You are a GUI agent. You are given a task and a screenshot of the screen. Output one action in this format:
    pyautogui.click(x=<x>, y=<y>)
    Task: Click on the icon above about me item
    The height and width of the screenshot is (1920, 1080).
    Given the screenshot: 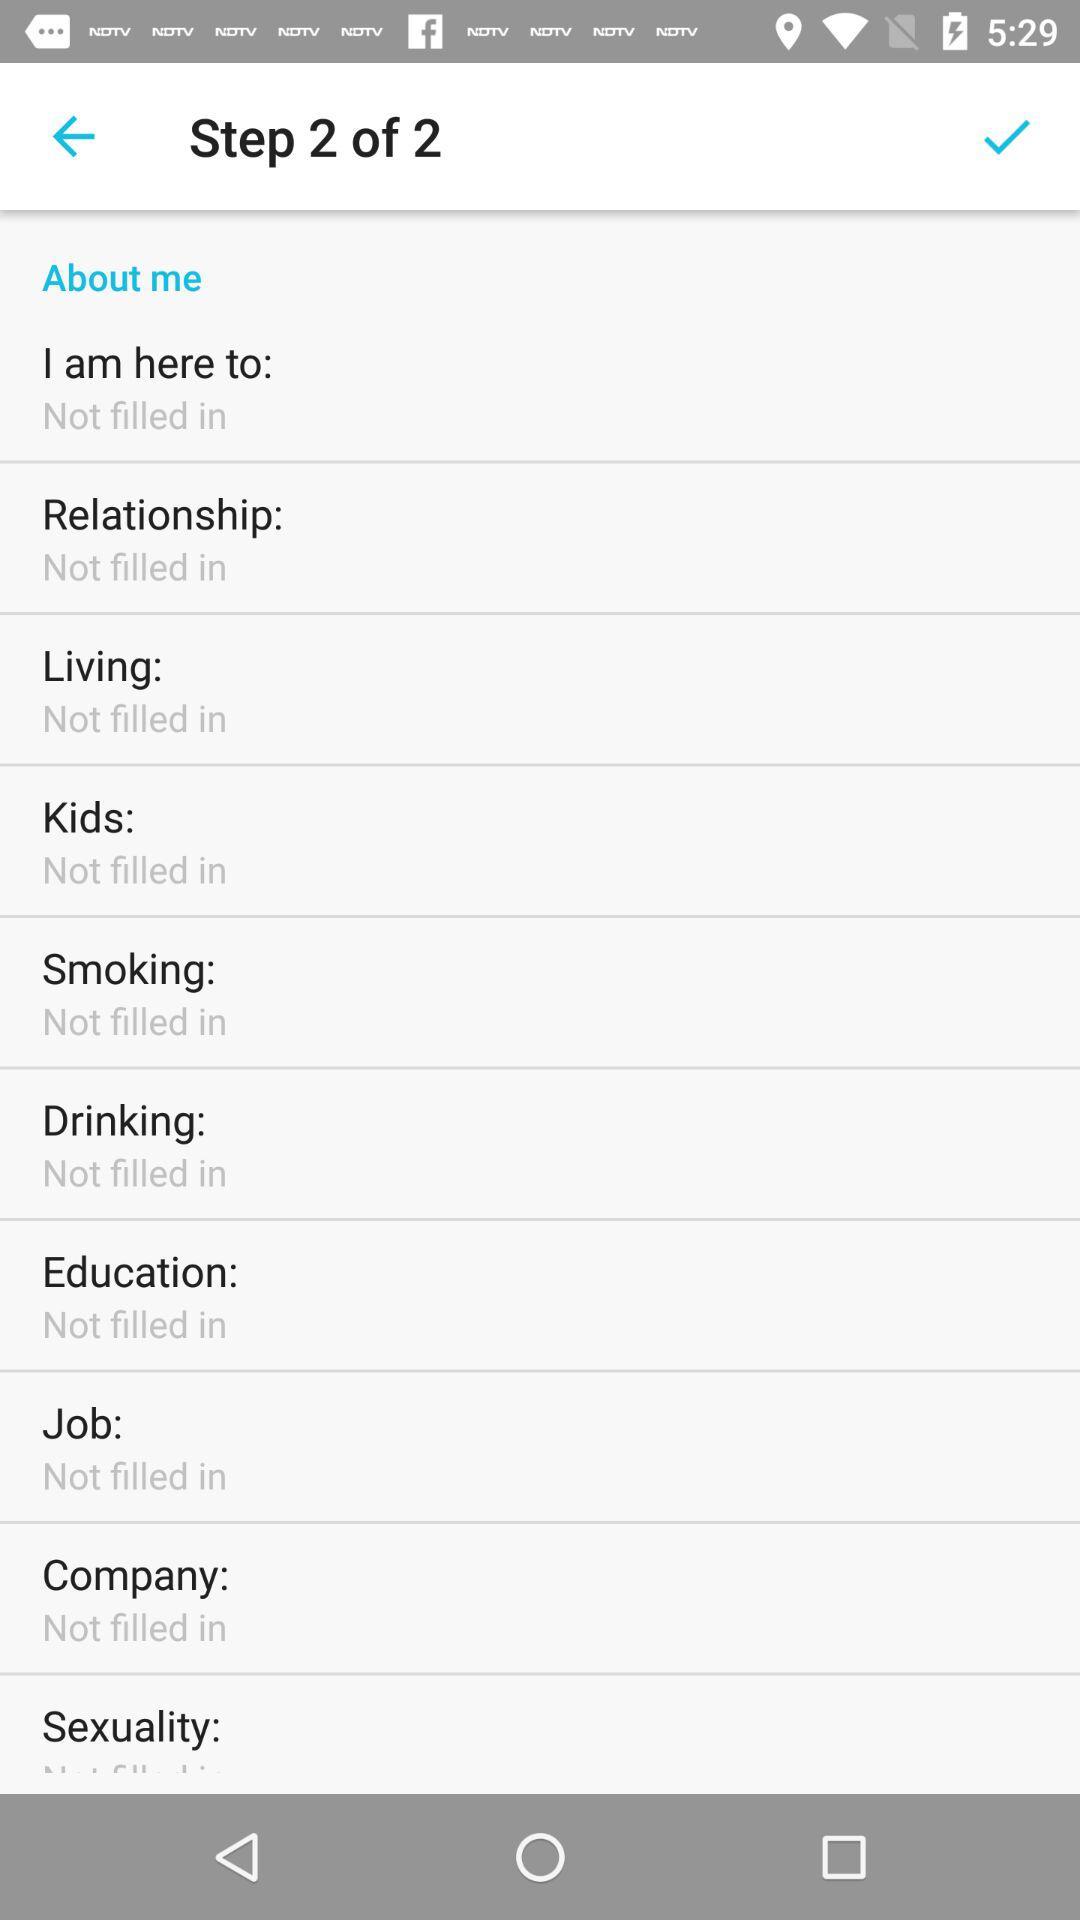 What is the action you would take?
    pyautogui.click(x=1006, y=135)
    